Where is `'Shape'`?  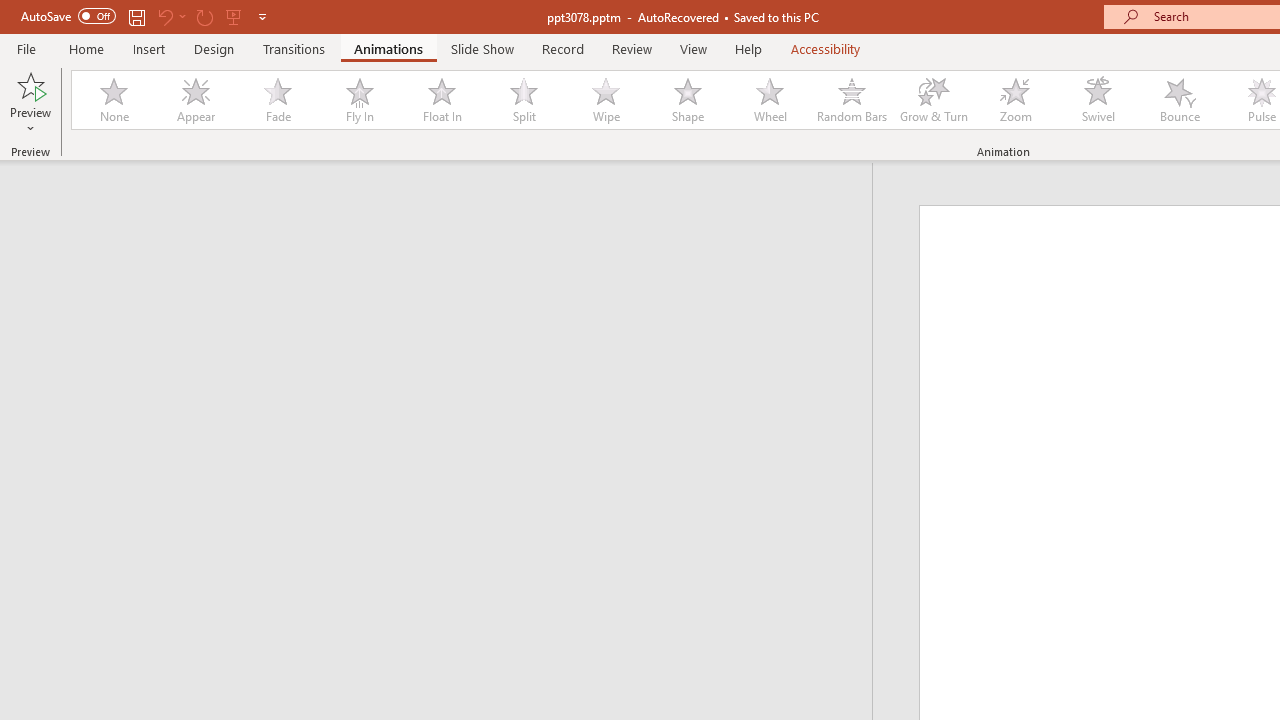
'Shape' is located at coordinates (688, 100).